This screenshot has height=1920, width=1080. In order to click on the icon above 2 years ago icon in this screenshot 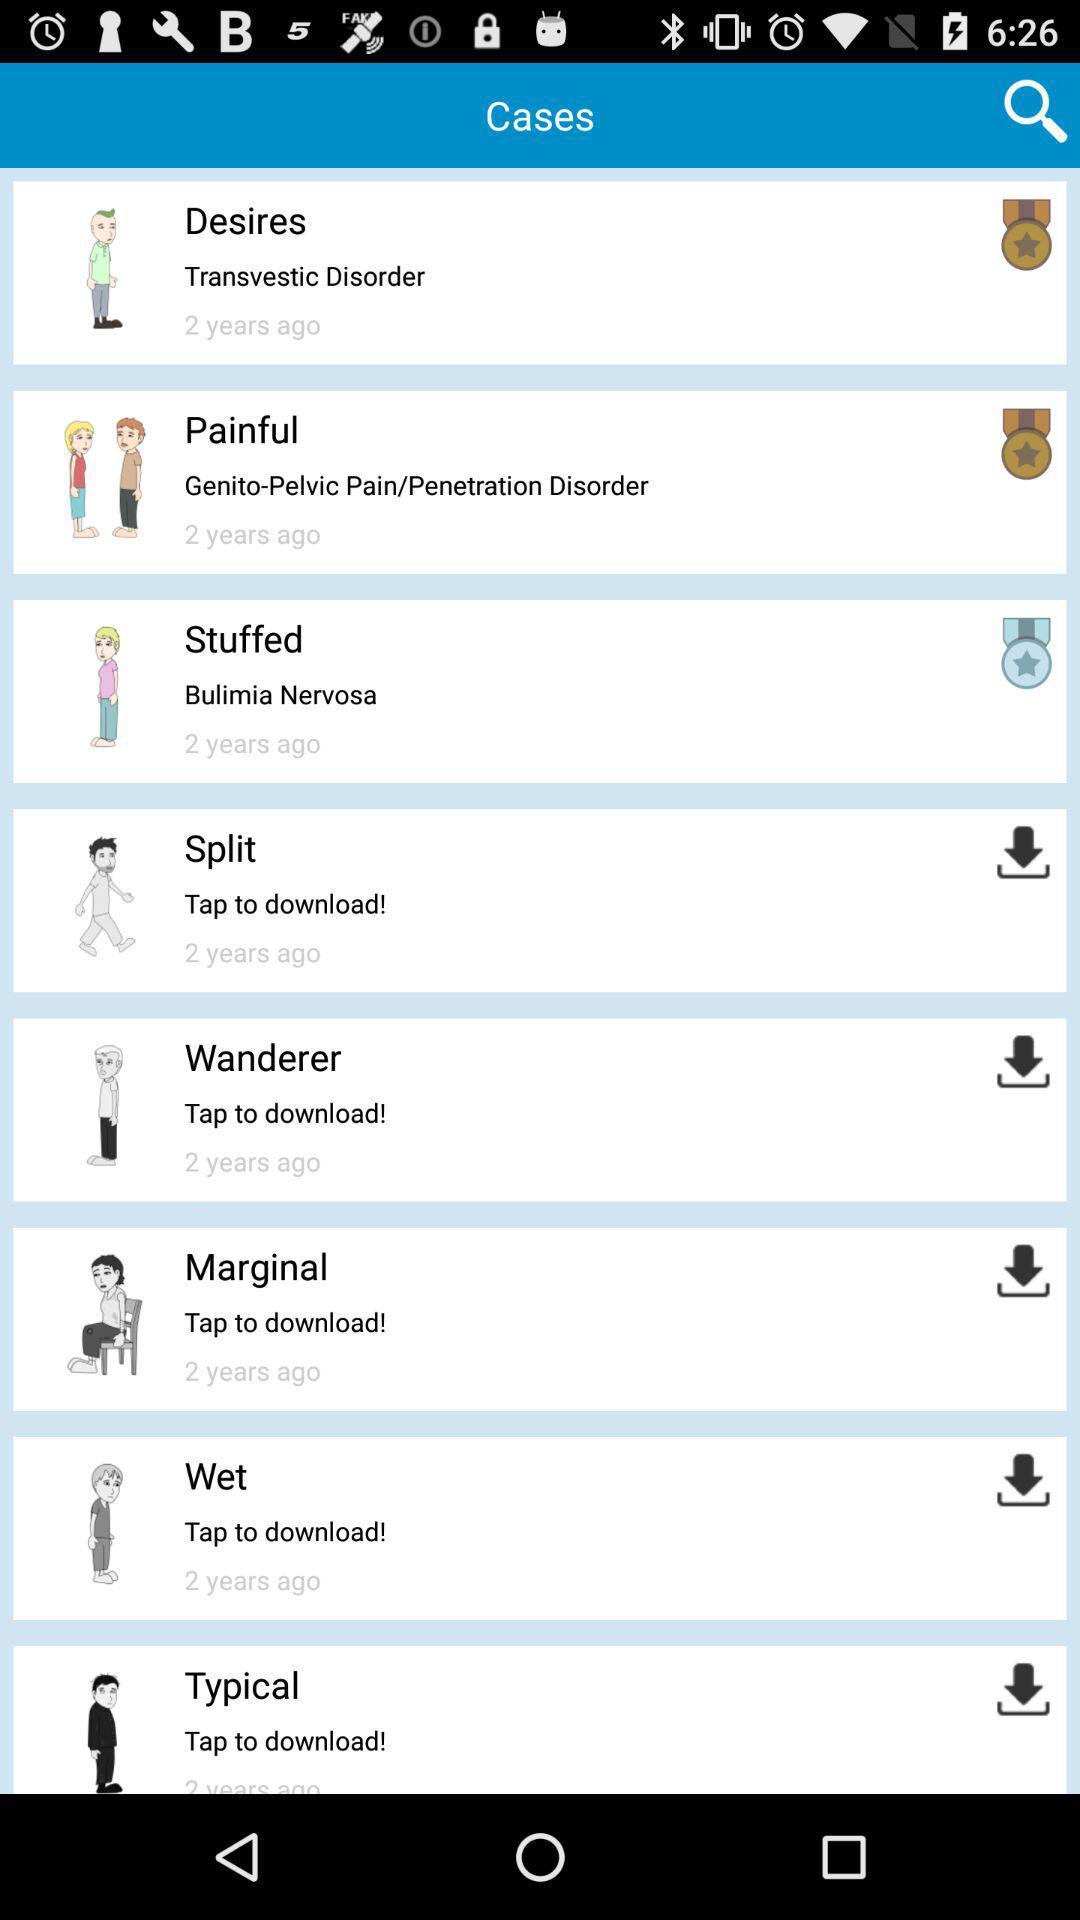, I will do `click(280, 694)`.